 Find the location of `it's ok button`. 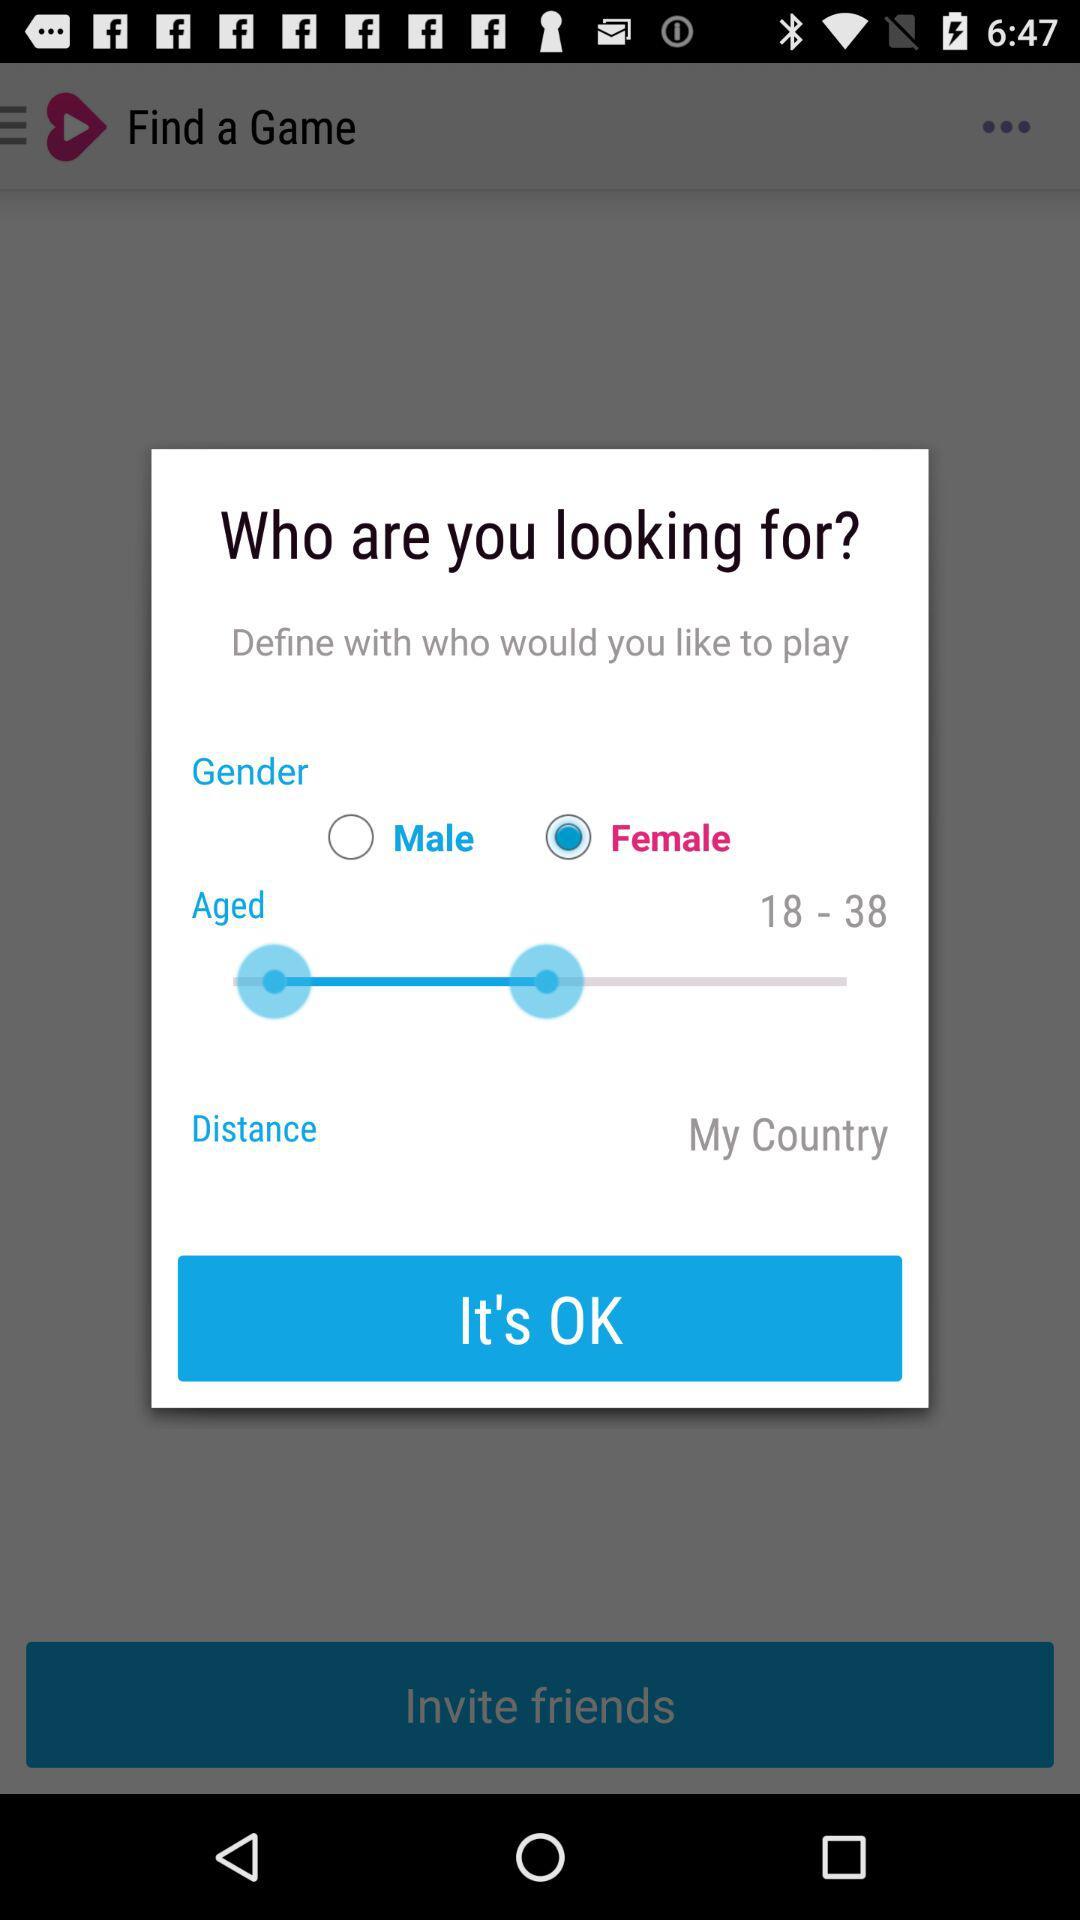

it's ok button is located at coordinates (540, 1318).